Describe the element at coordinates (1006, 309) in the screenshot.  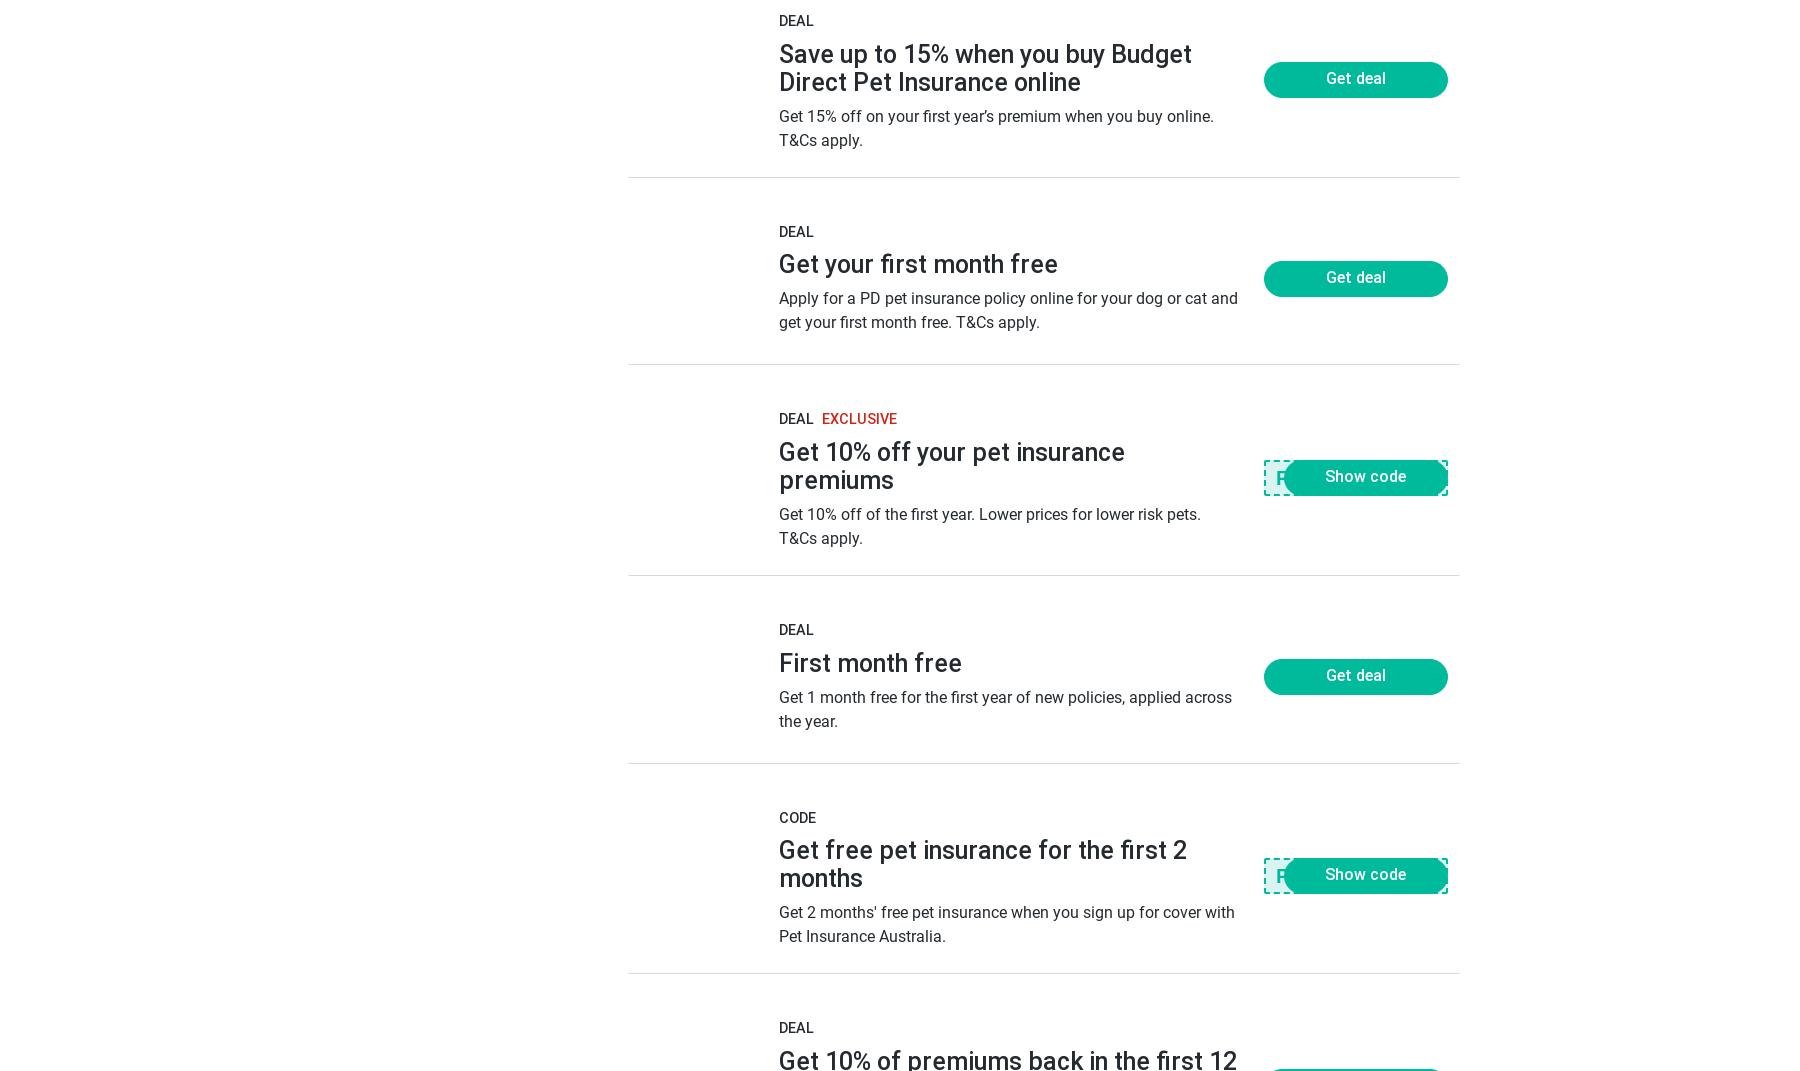
I see `'Apply for a PD pet insurance policy online for your dog or cat and get your first month free. T&Cs apply.'` at that location.